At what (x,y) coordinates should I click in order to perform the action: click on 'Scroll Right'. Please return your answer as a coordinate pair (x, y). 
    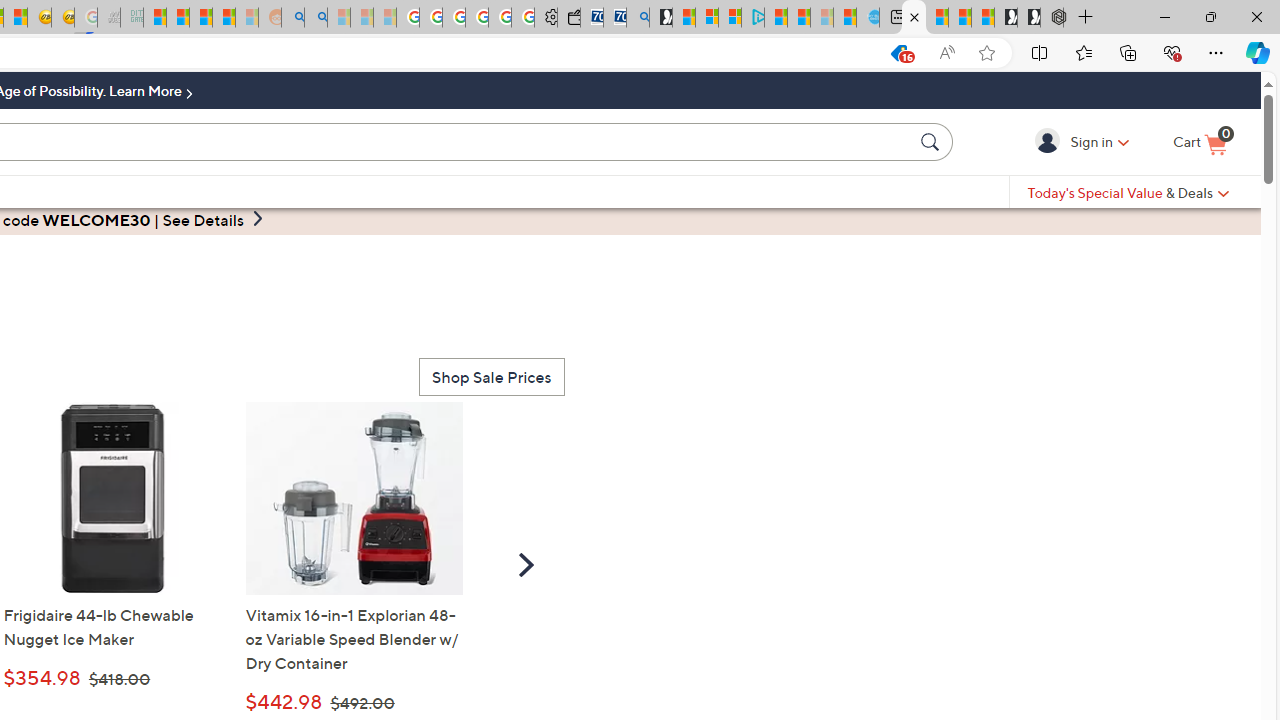
    Looking at the image, I should click on (526, 564).